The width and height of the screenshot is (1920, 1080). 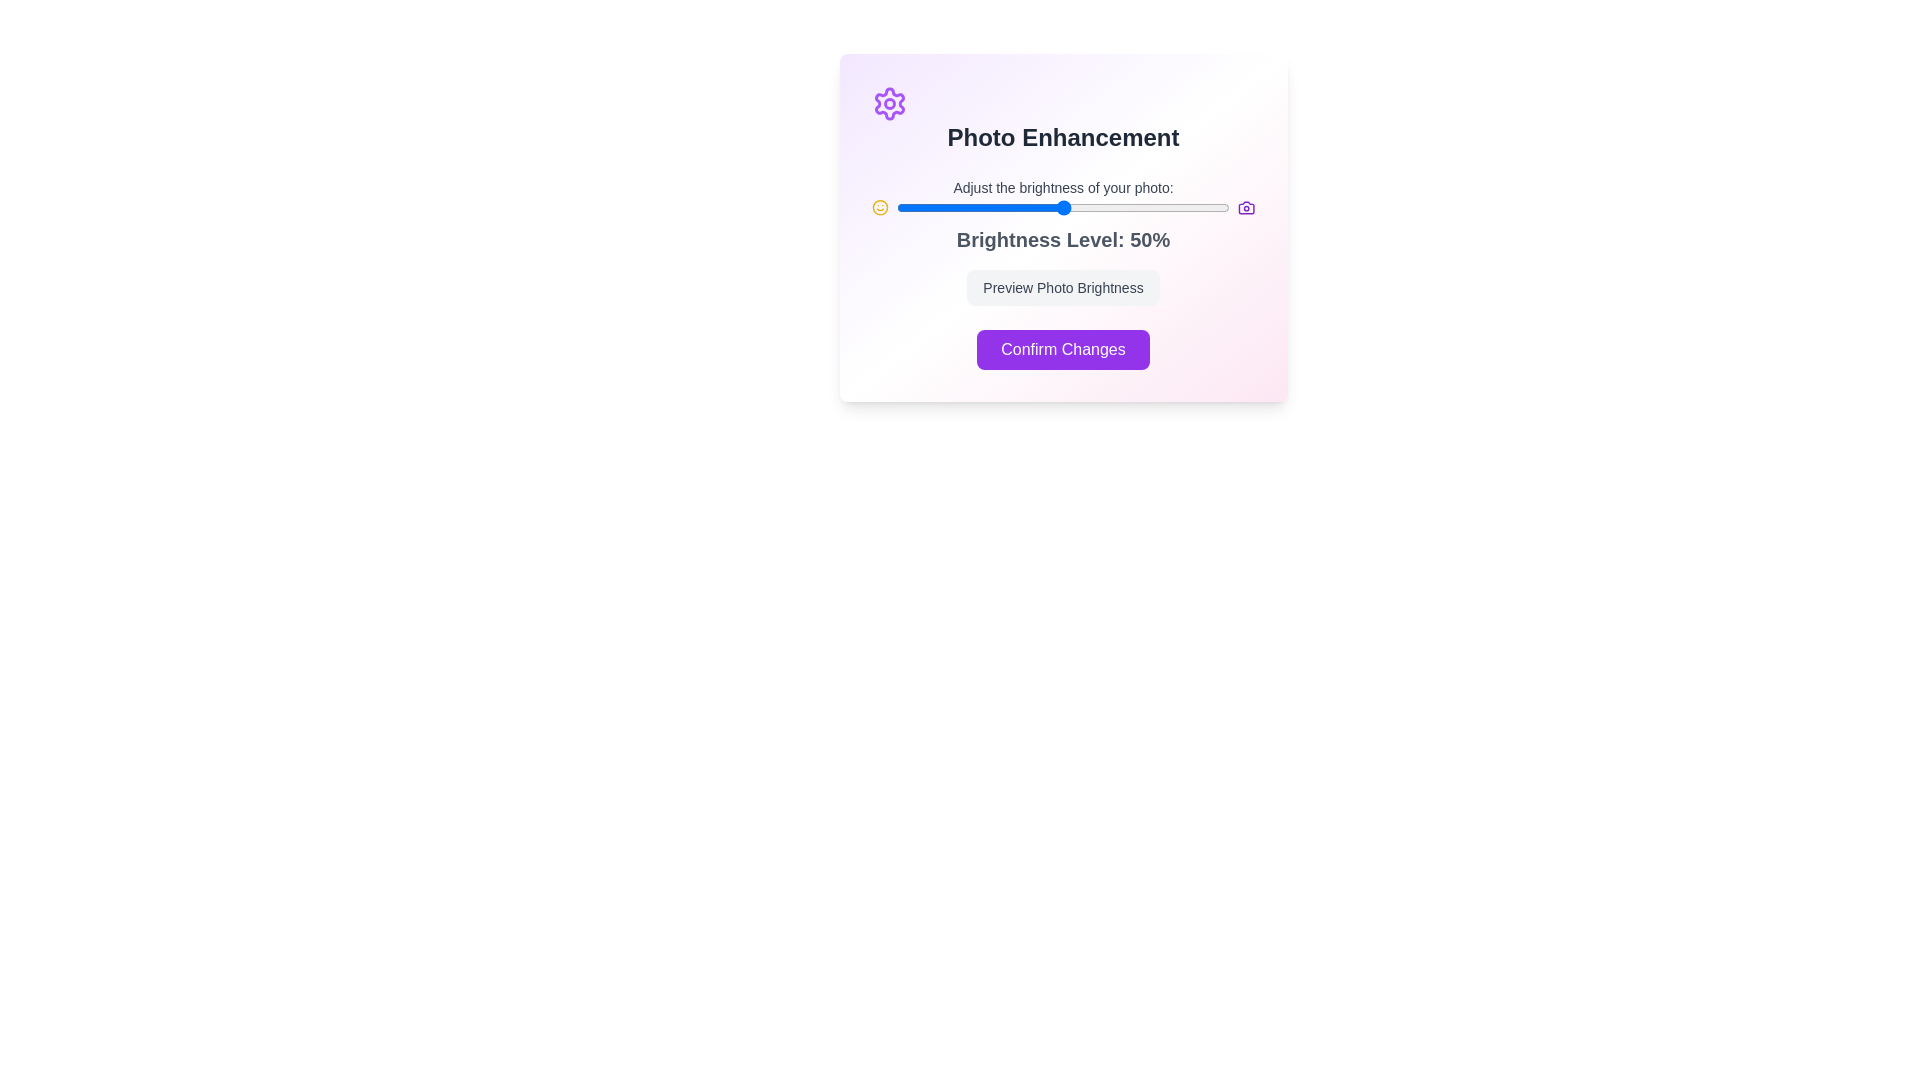 I want to click on the brightness level to 54% by adjusting the slider, so click(x=1075, y=208).